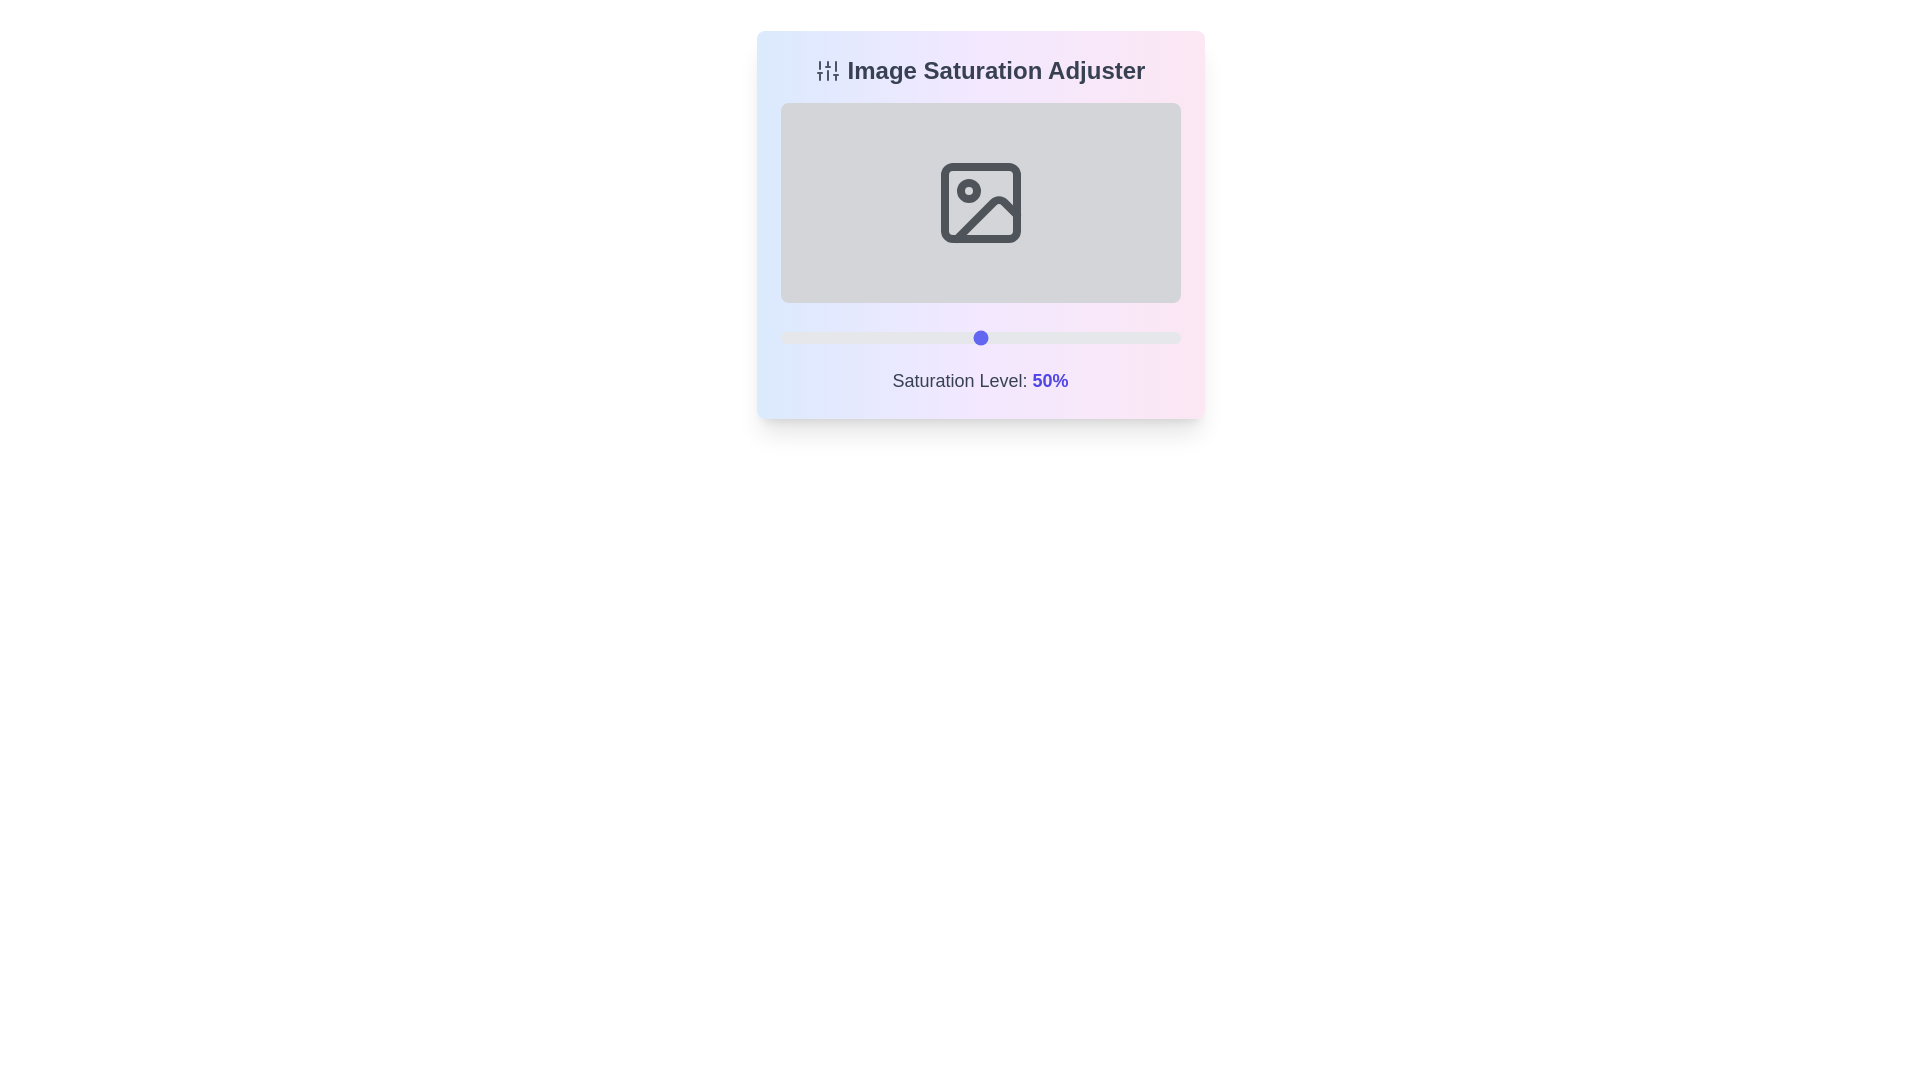  I want to click on the saturation level to 99% by interacting with the slider, so click(1176, 337).